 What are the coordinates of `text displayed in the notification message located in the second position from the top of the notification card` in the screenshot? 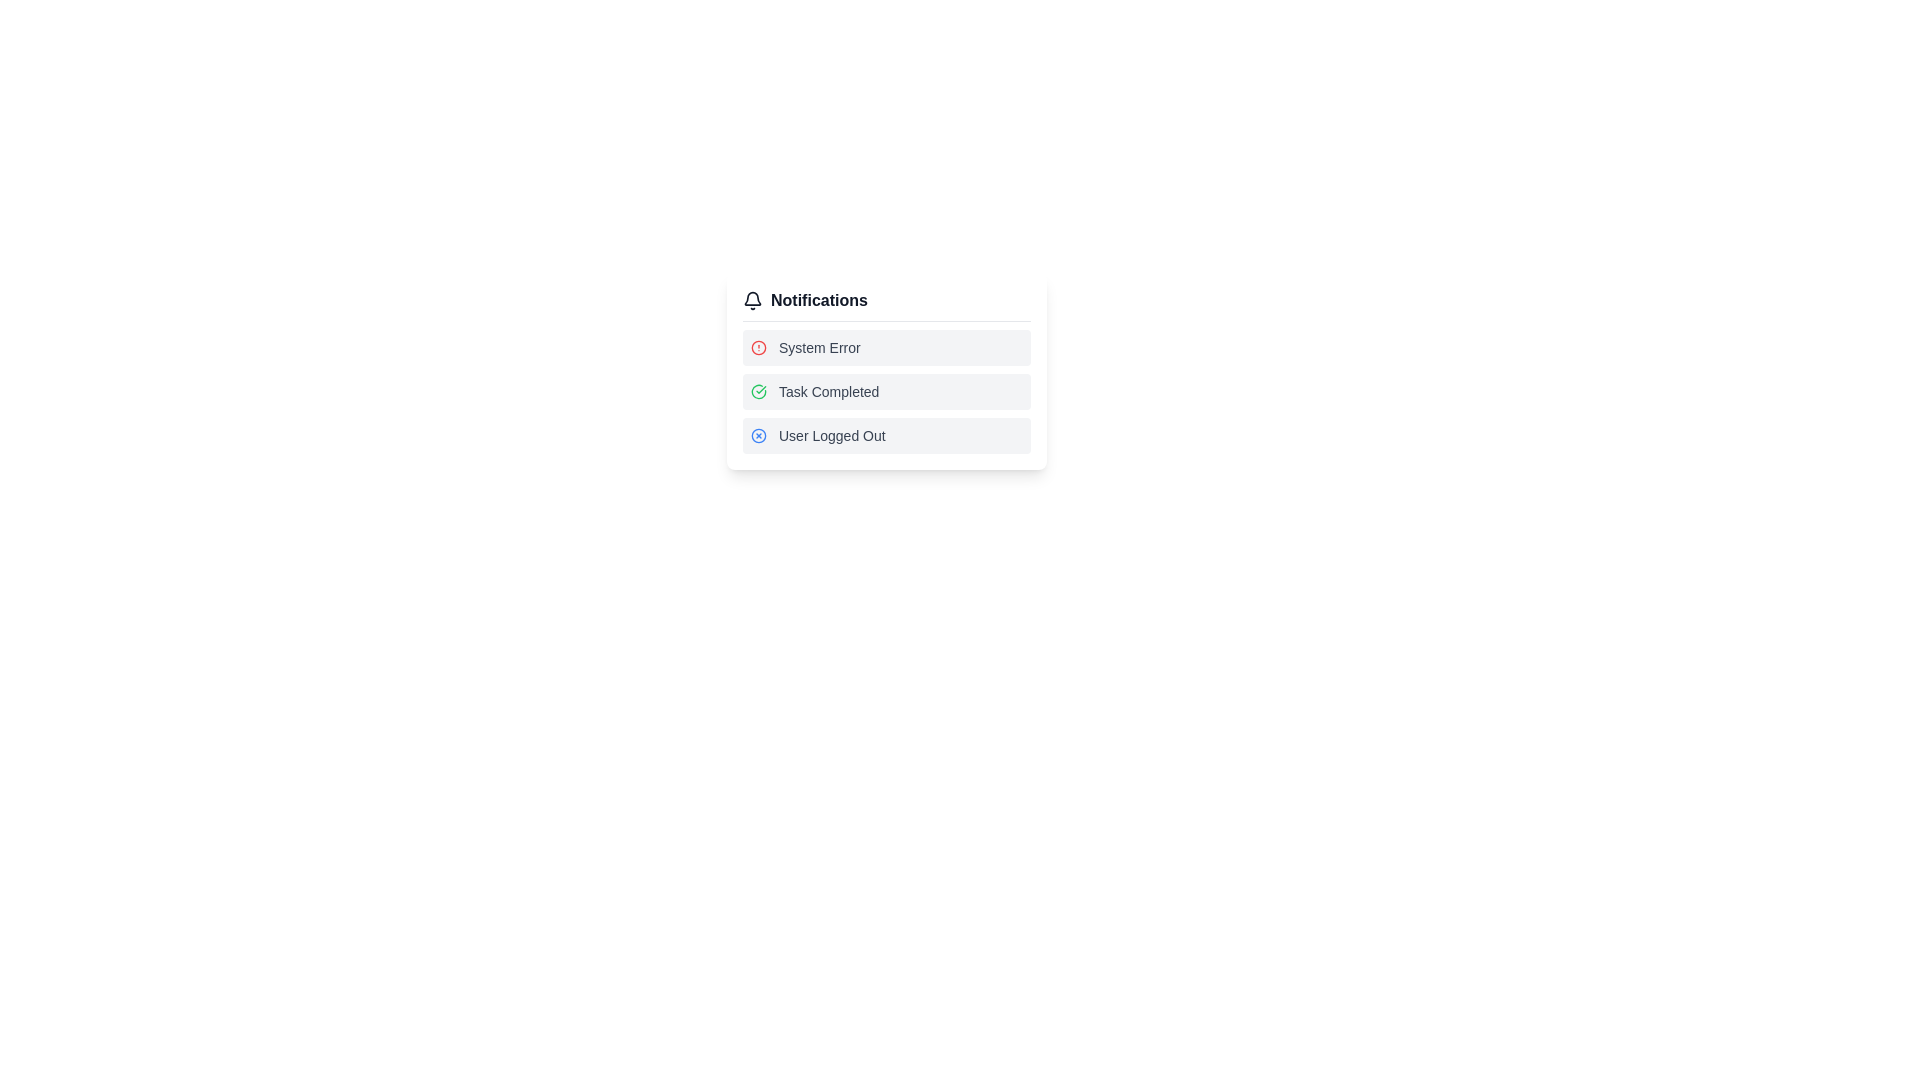 It's located at (829, 392).